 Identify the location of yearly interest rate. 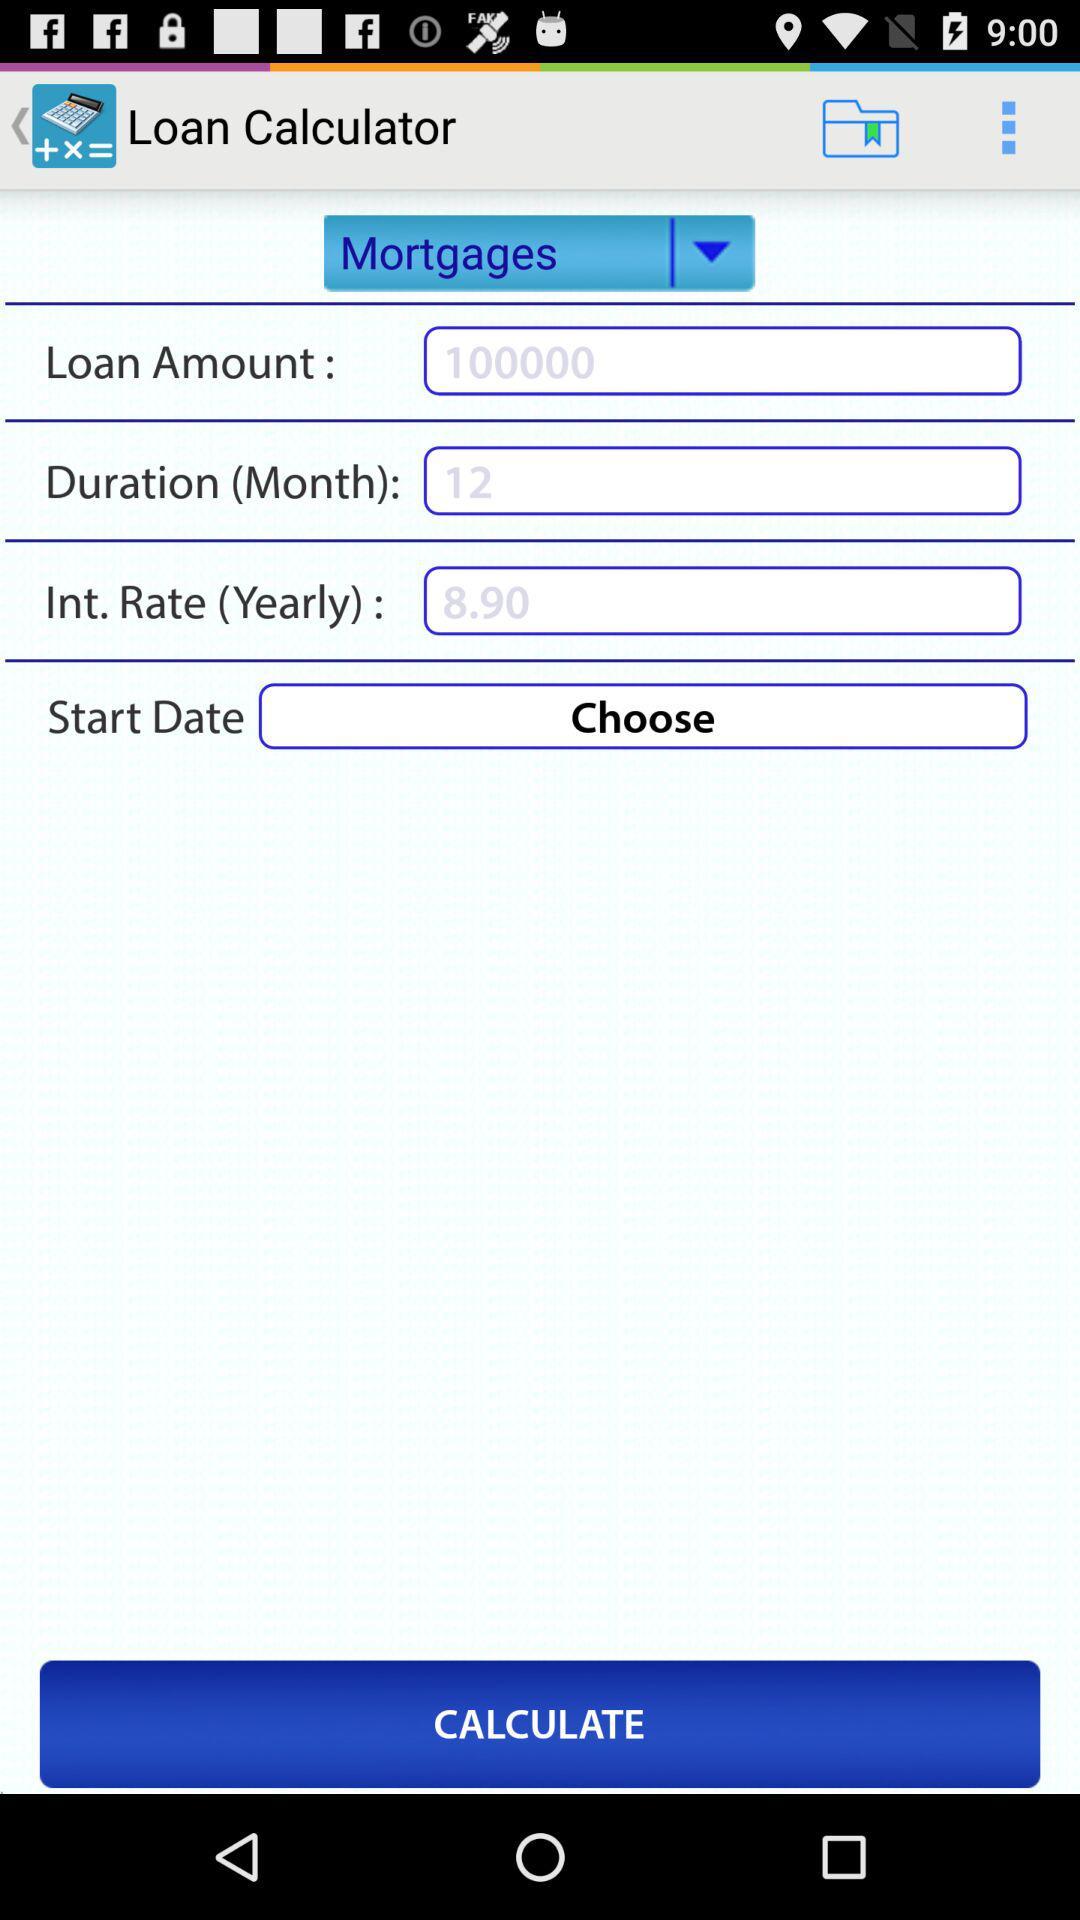
(722, 599).